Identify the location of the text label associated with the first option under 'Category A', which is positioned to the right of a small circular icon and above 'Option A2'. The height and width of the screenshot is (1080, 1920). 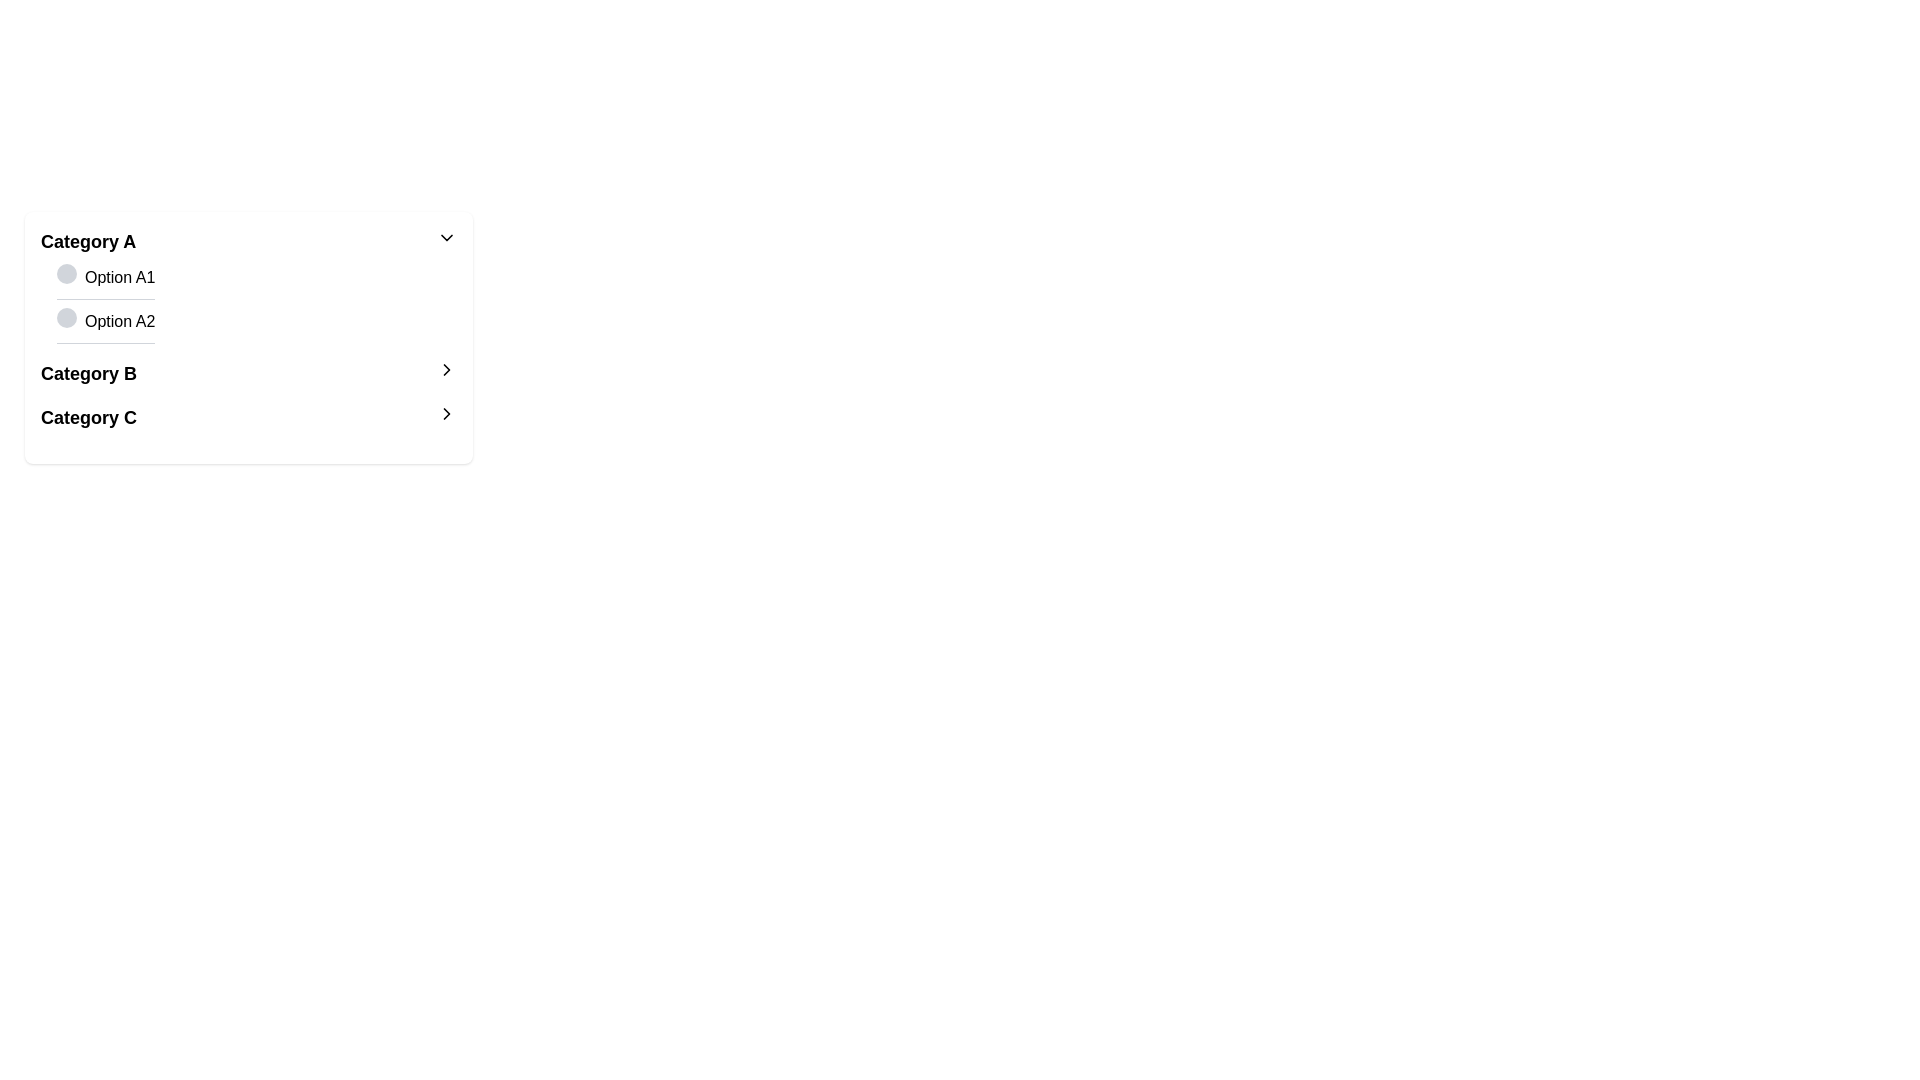
(119, 277).